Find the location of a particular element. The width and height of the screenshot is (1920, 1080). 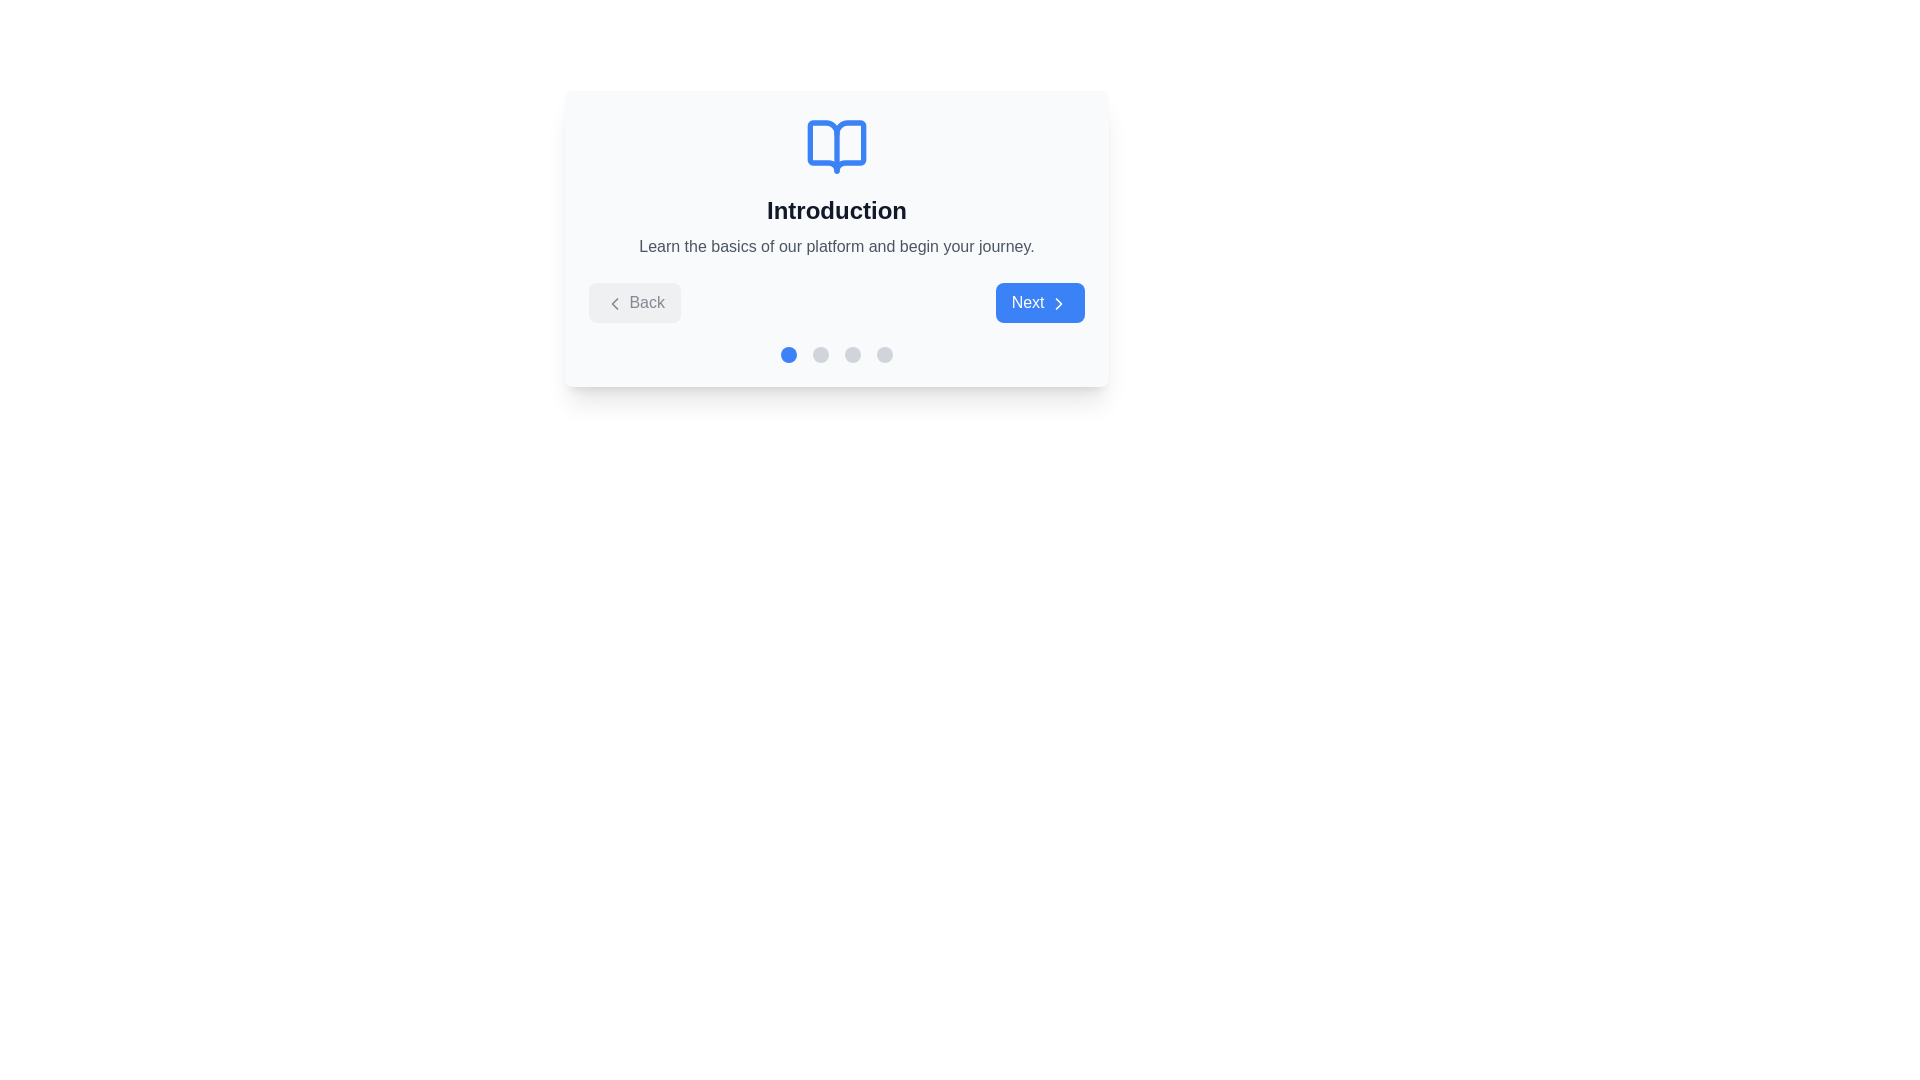

the small, right-pointing chevron-shaped icon embedded within the 'Next' button located in the bottom right corner of the modal dialog to progress is located at coordinates (1058, 303).